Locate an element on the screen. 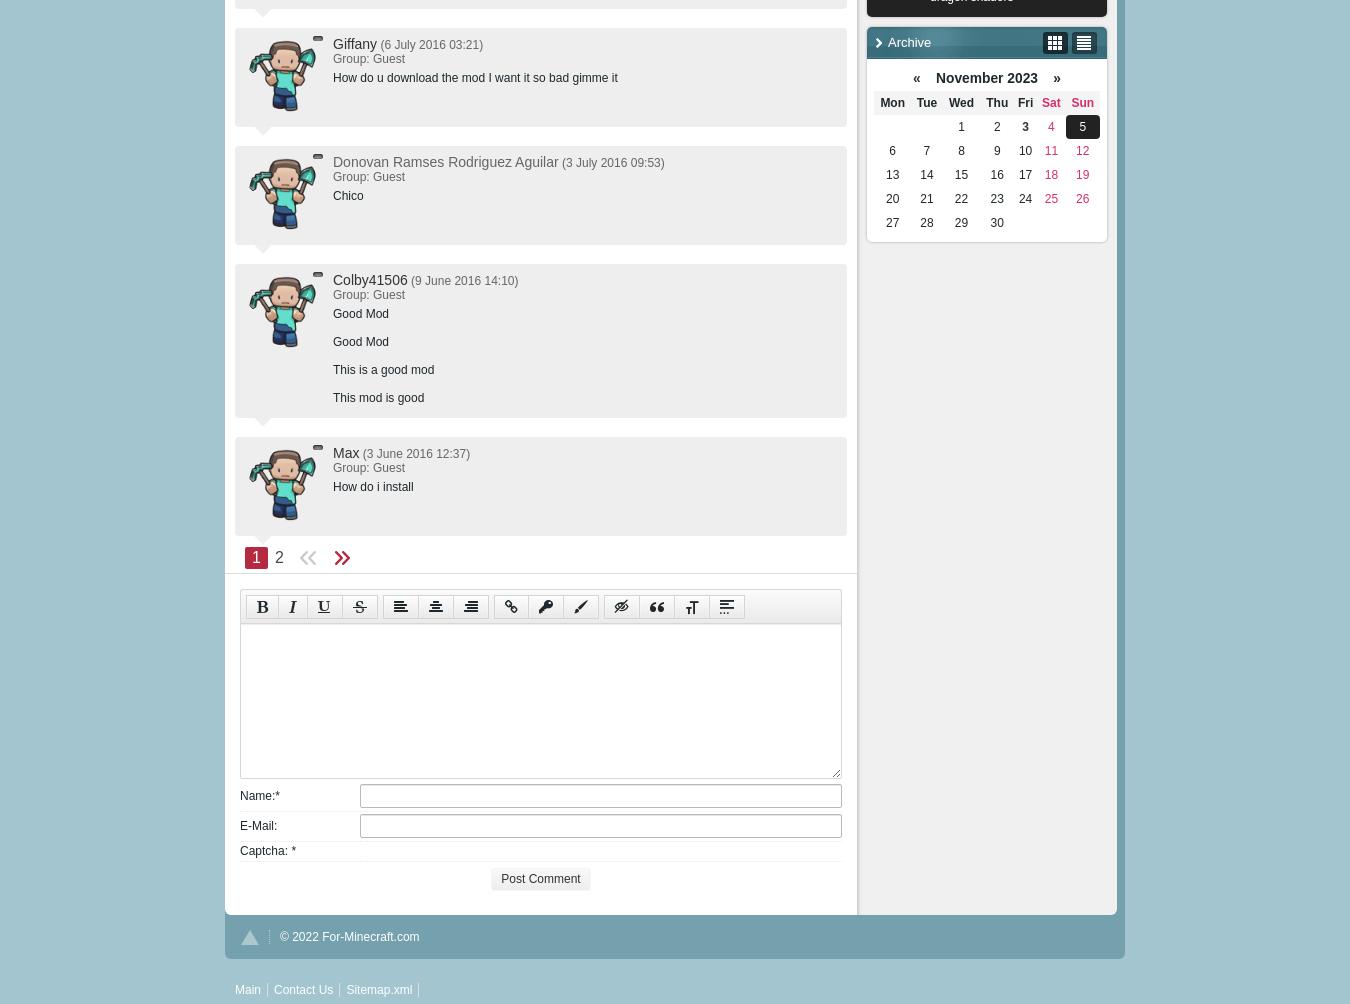 This screenshot has height=1004, width=1350. '13' is located at coordinates (892, 173).